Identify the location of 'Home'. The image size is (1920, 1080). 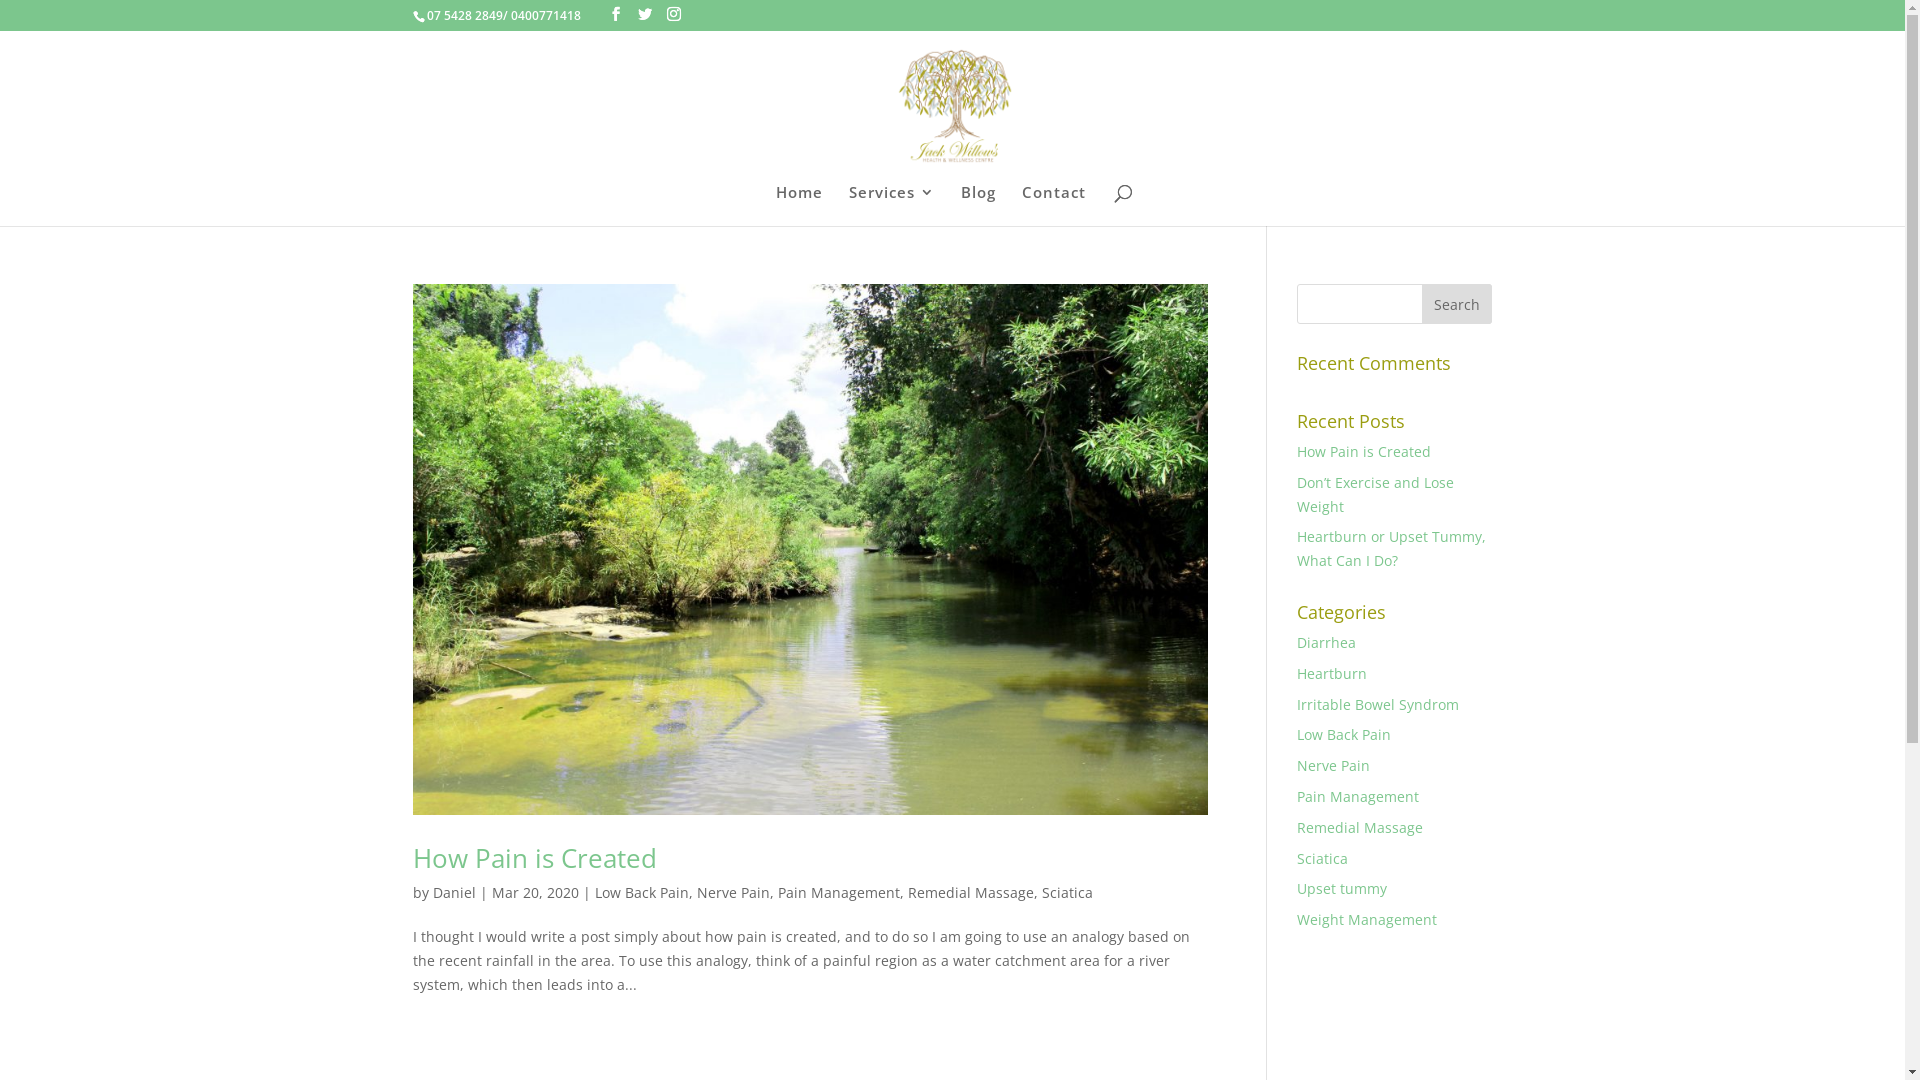
(798, 205).